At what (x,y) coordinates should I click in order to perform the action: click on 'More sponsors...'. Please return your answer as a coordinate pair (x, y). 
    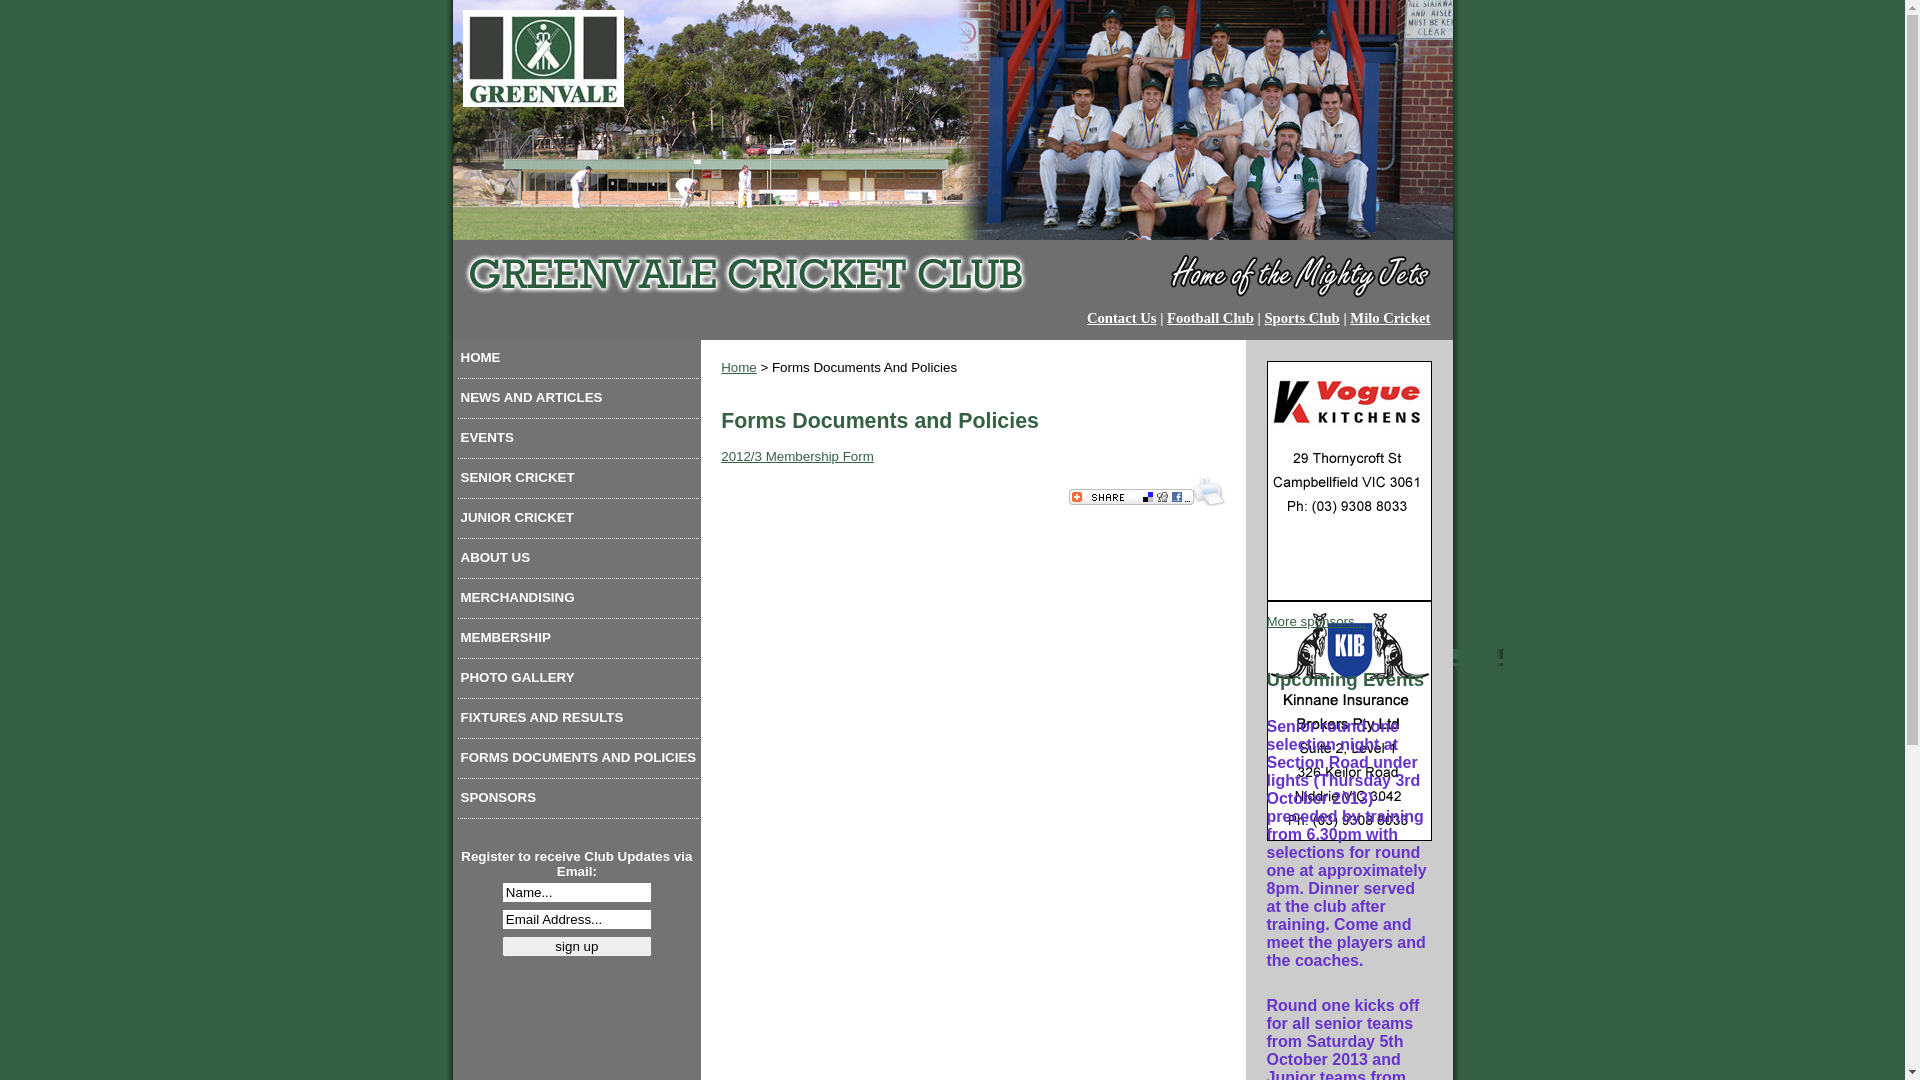
    Looking at the image, I should click on (1265, 620).